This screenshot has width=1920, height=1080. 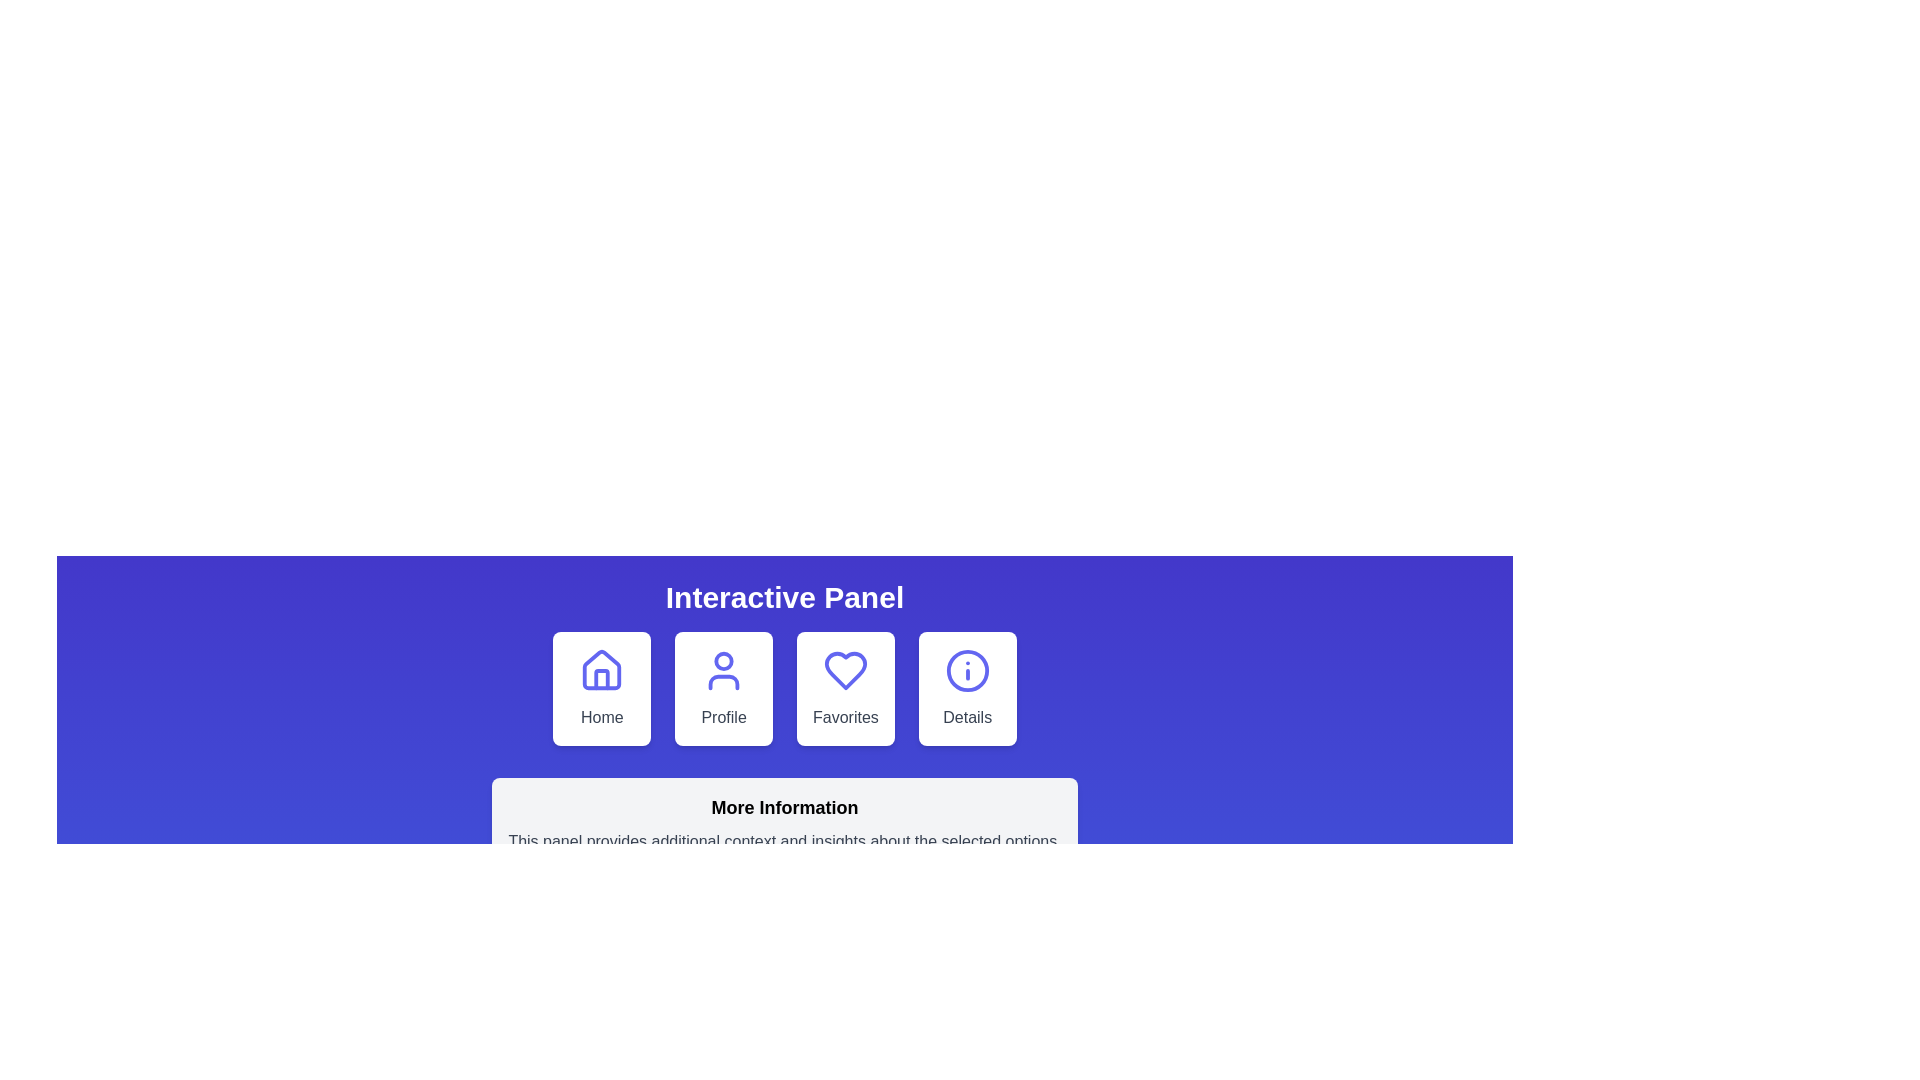 What do you see at coordinates (967, 671) in the screenshot?
I see `the circular icon with an 'i' symbol, which is displayed in indigo and positioned above the label 'Details'` at bounding box center [967, 671].